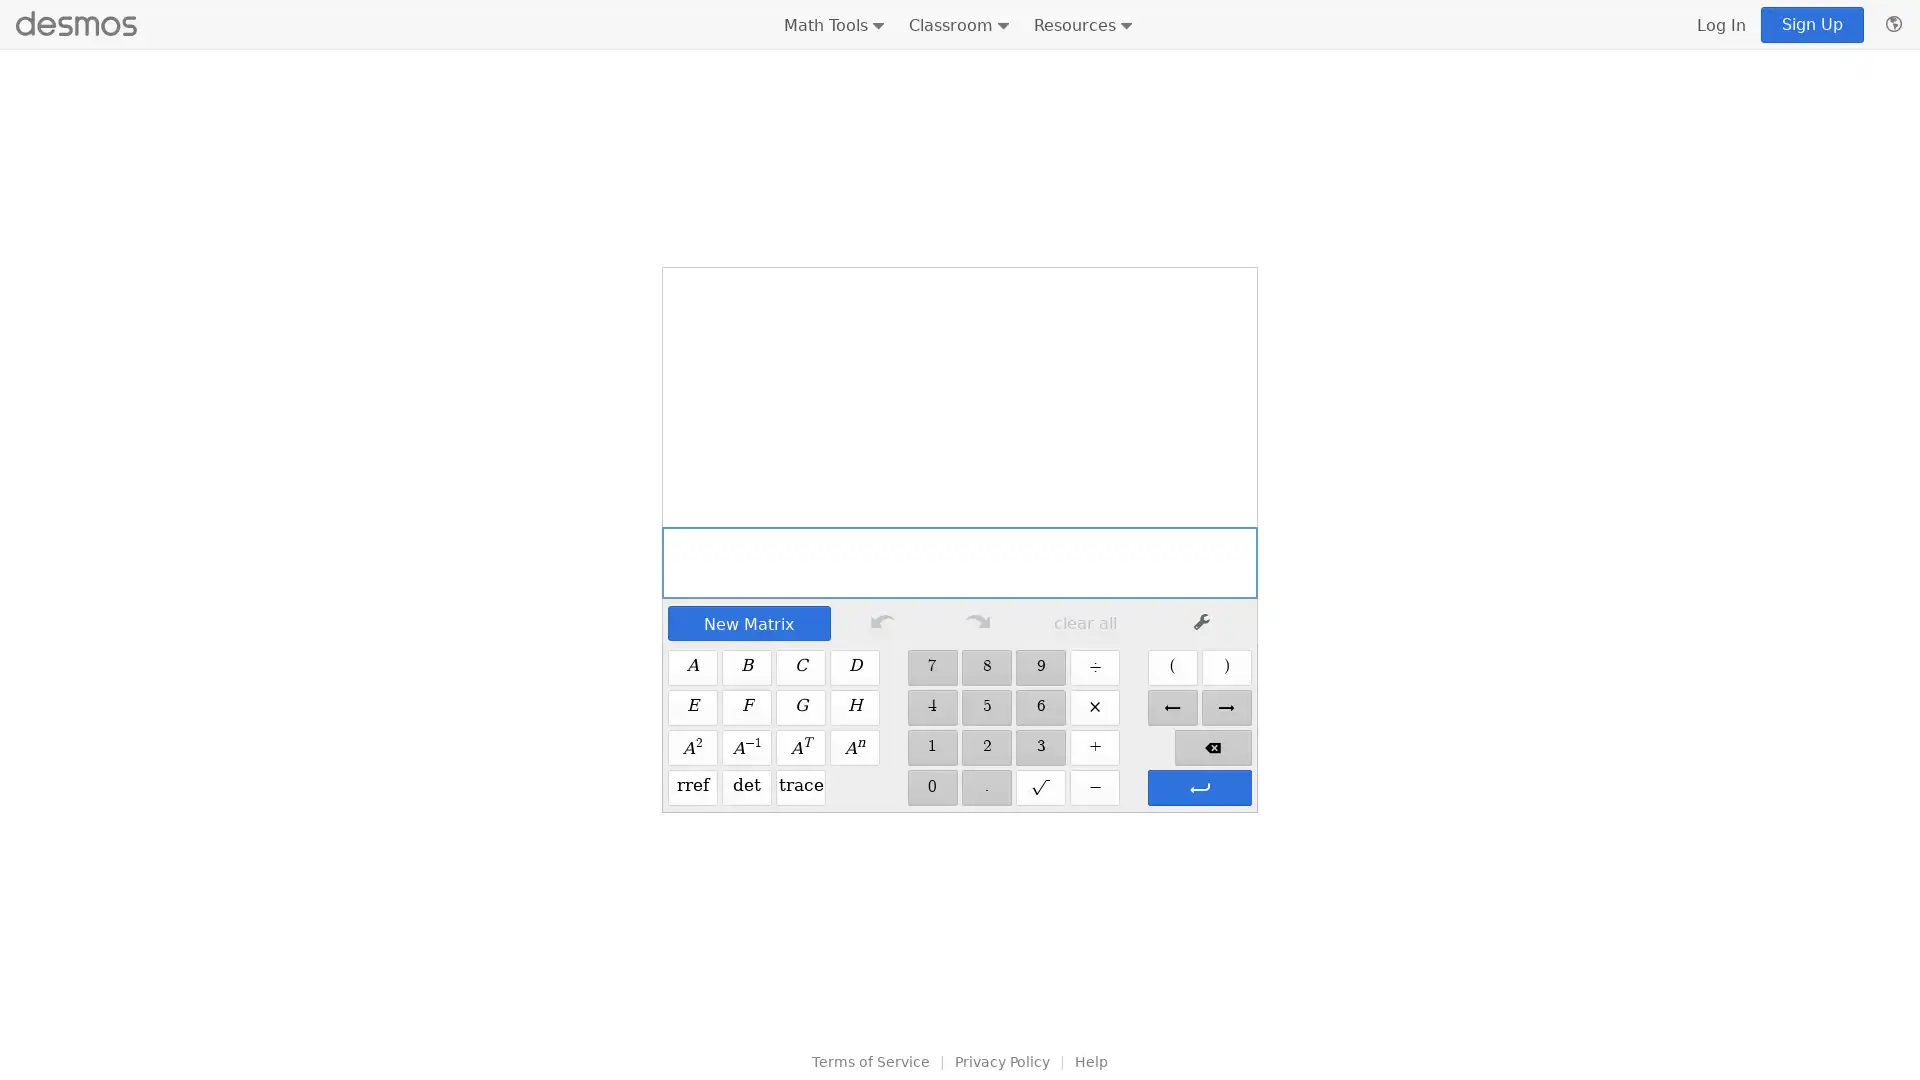 This screenshot has height=1080, width=1920. I want to click on Inverse, so click(746, 748).